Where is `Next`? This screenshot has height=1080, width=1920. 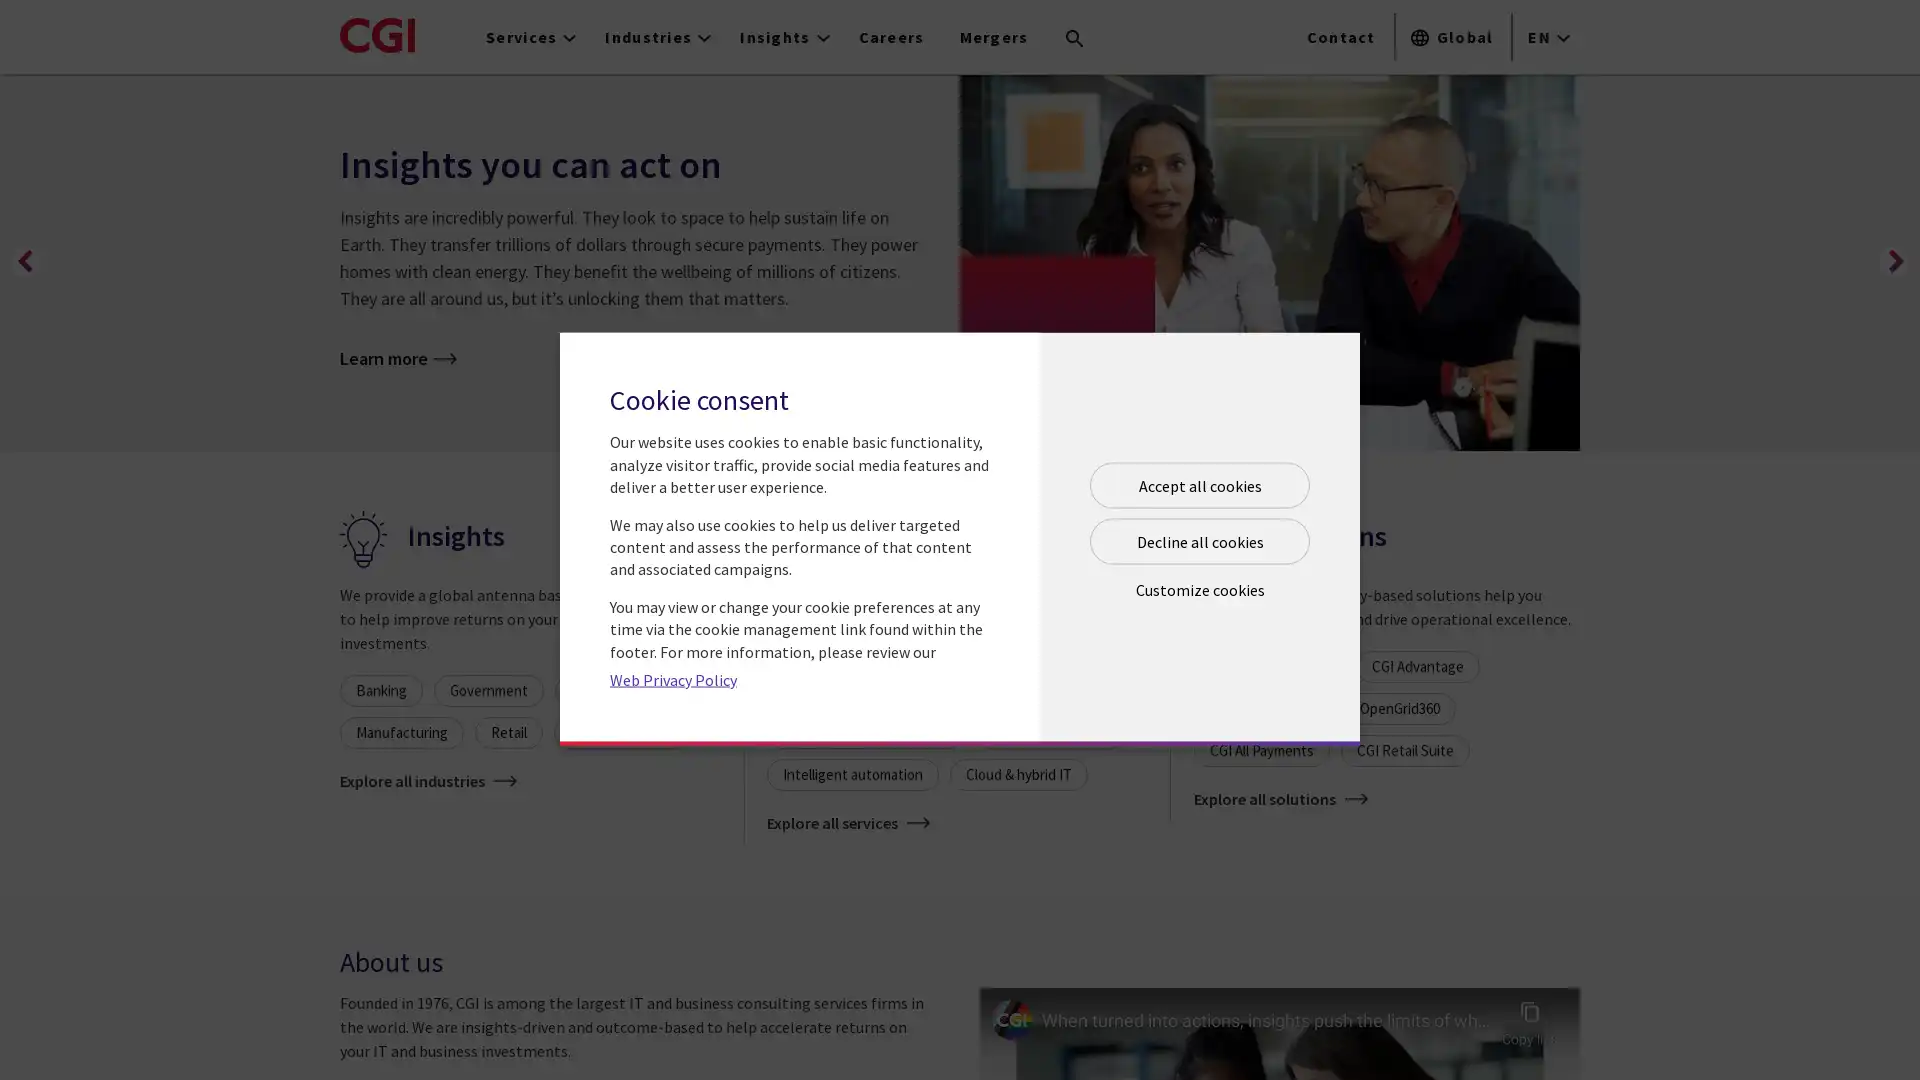 Next is located at coordinates (1893, 260).